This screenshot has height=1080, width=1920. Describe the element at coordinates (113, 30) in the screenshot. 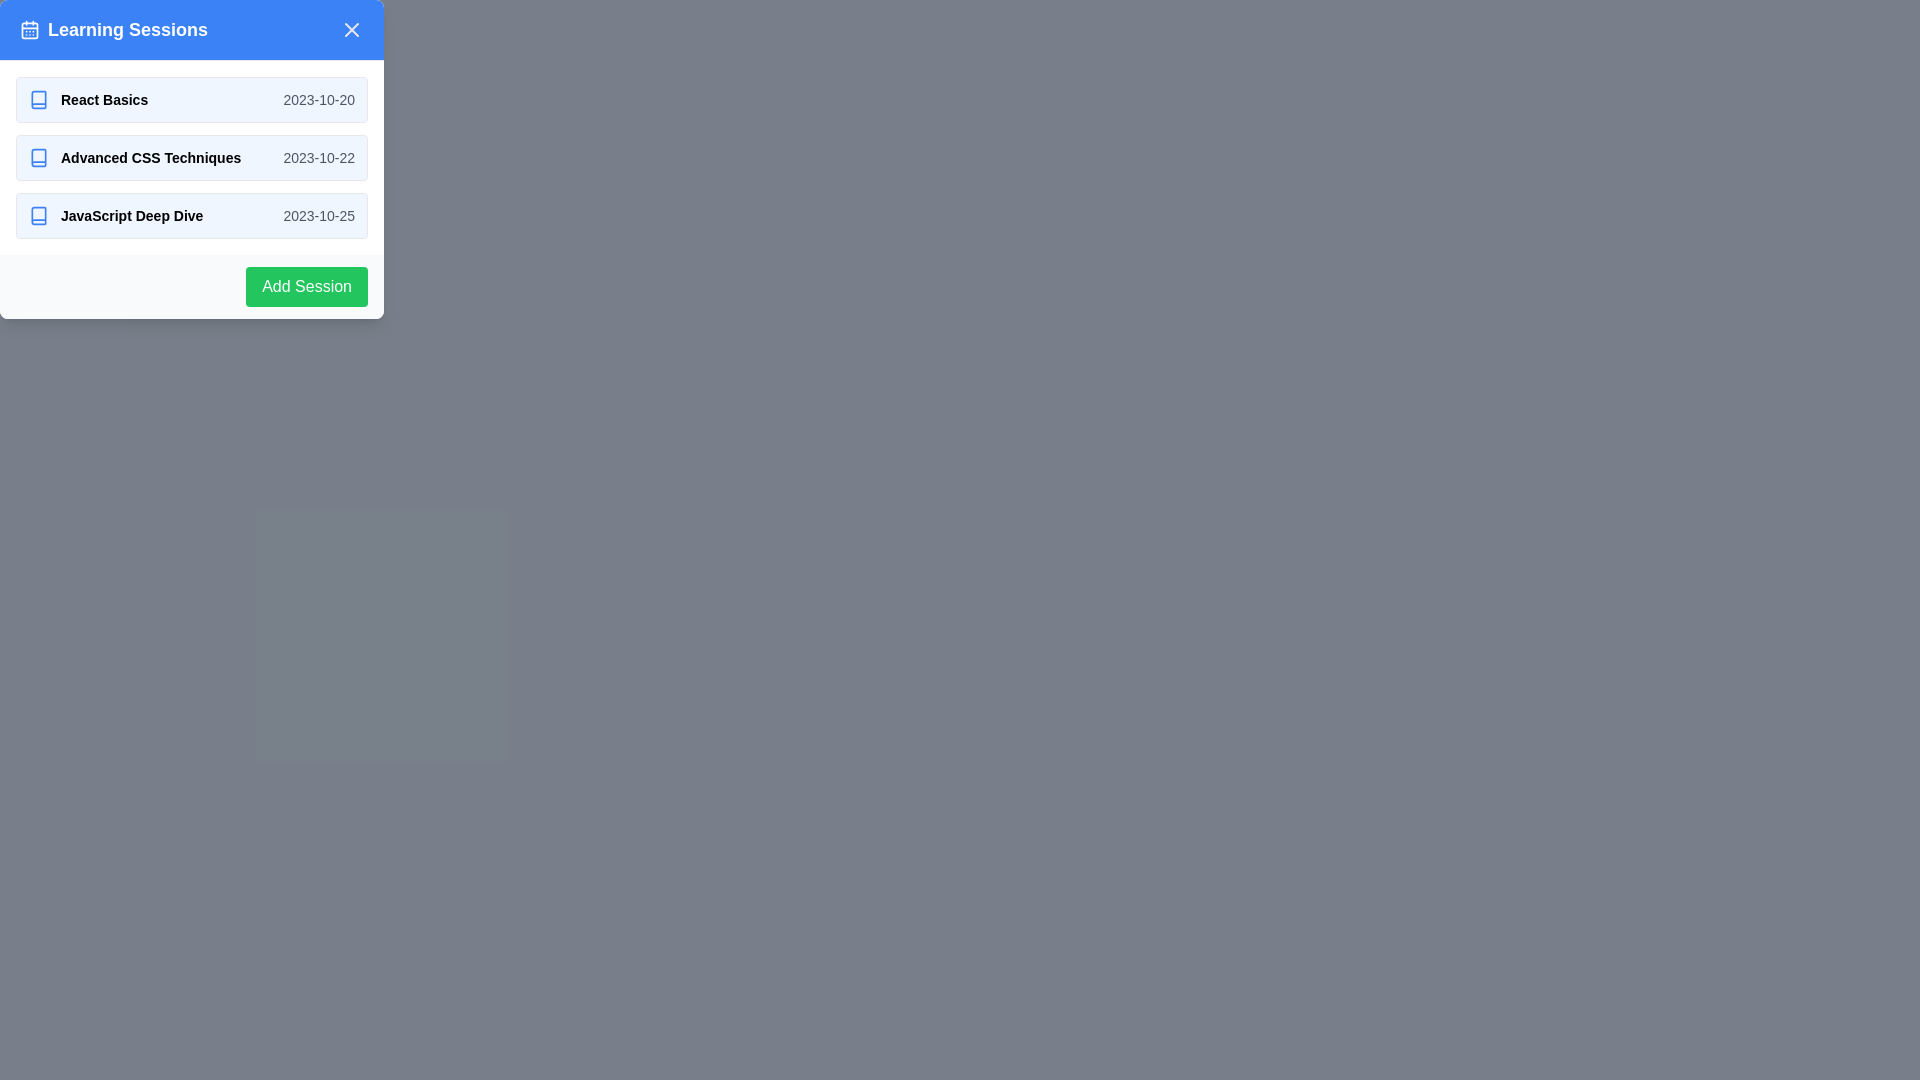

I see `the icon accompanying the heading in the upper-left corner of the header bar` at that location.